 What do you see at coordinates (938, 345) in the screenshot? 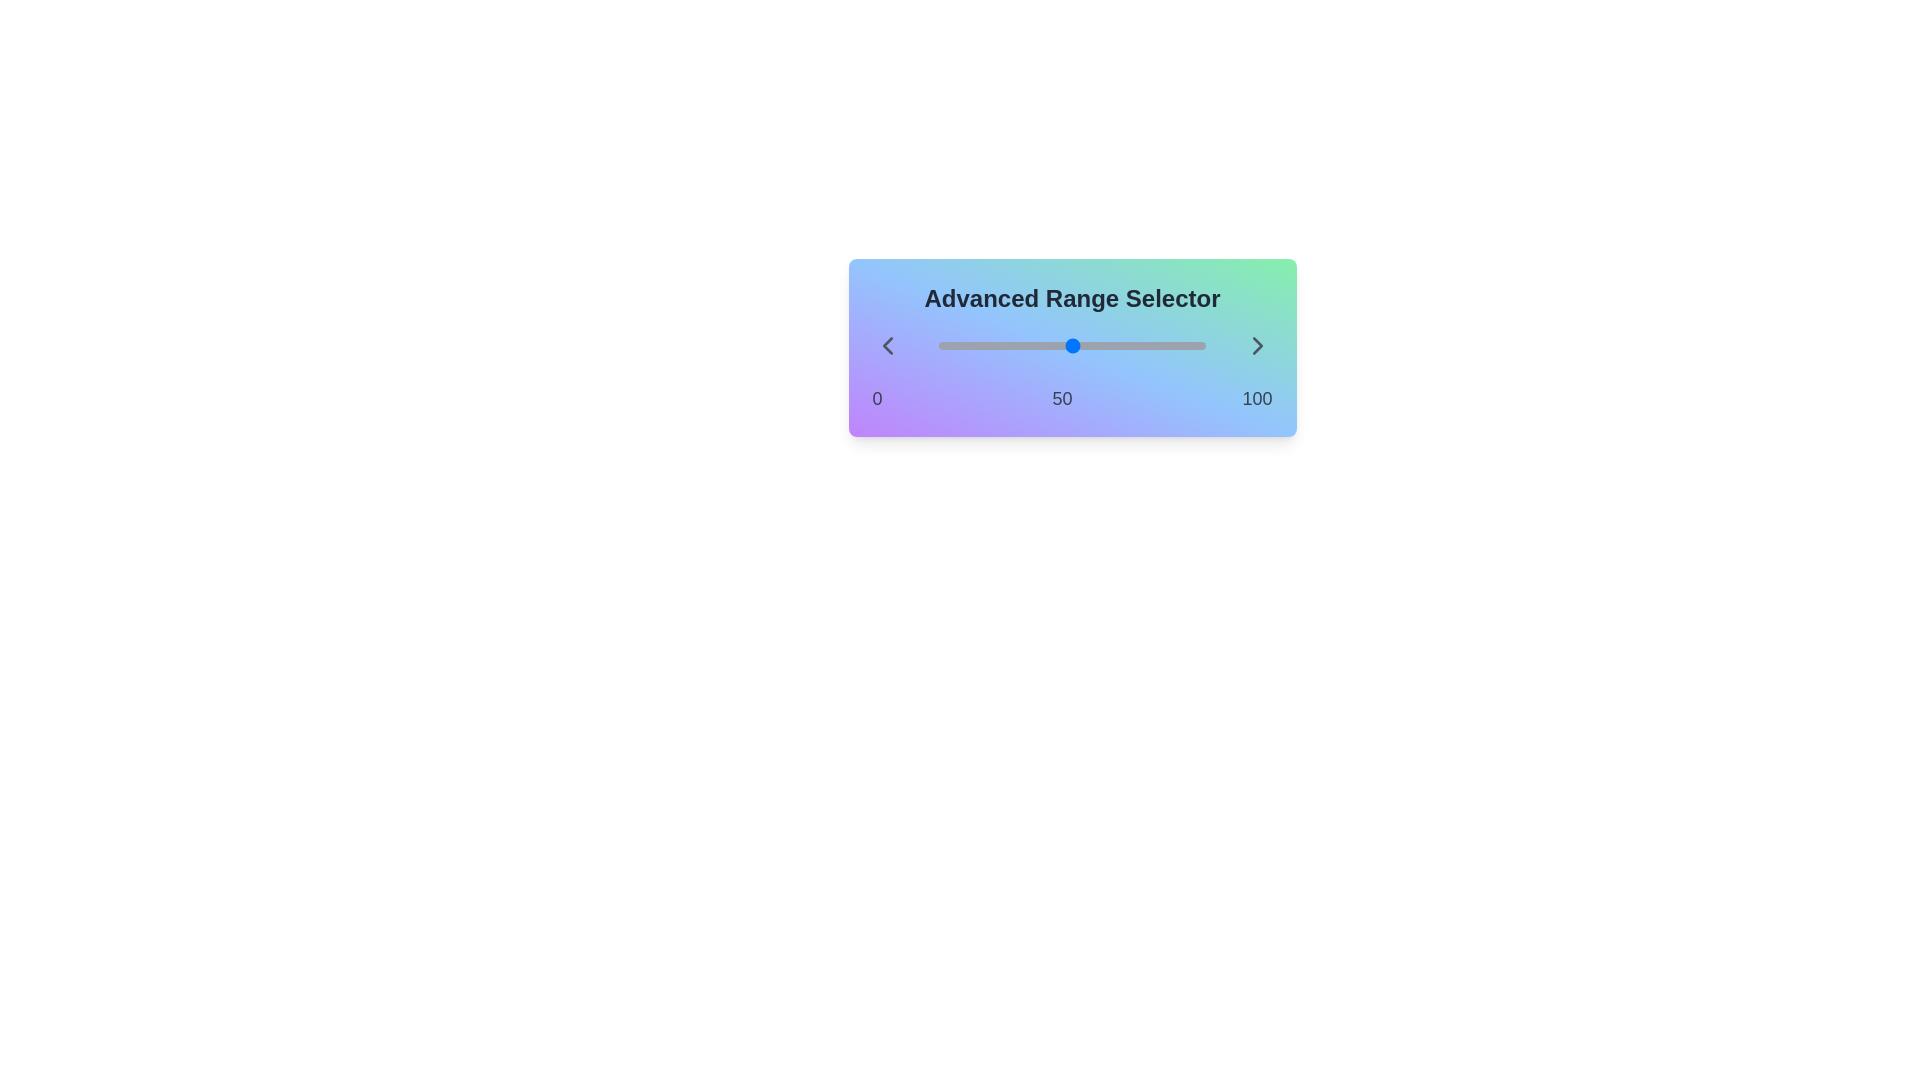
I see `the slider to set the range value to 89` at bounding box center [938, 345].